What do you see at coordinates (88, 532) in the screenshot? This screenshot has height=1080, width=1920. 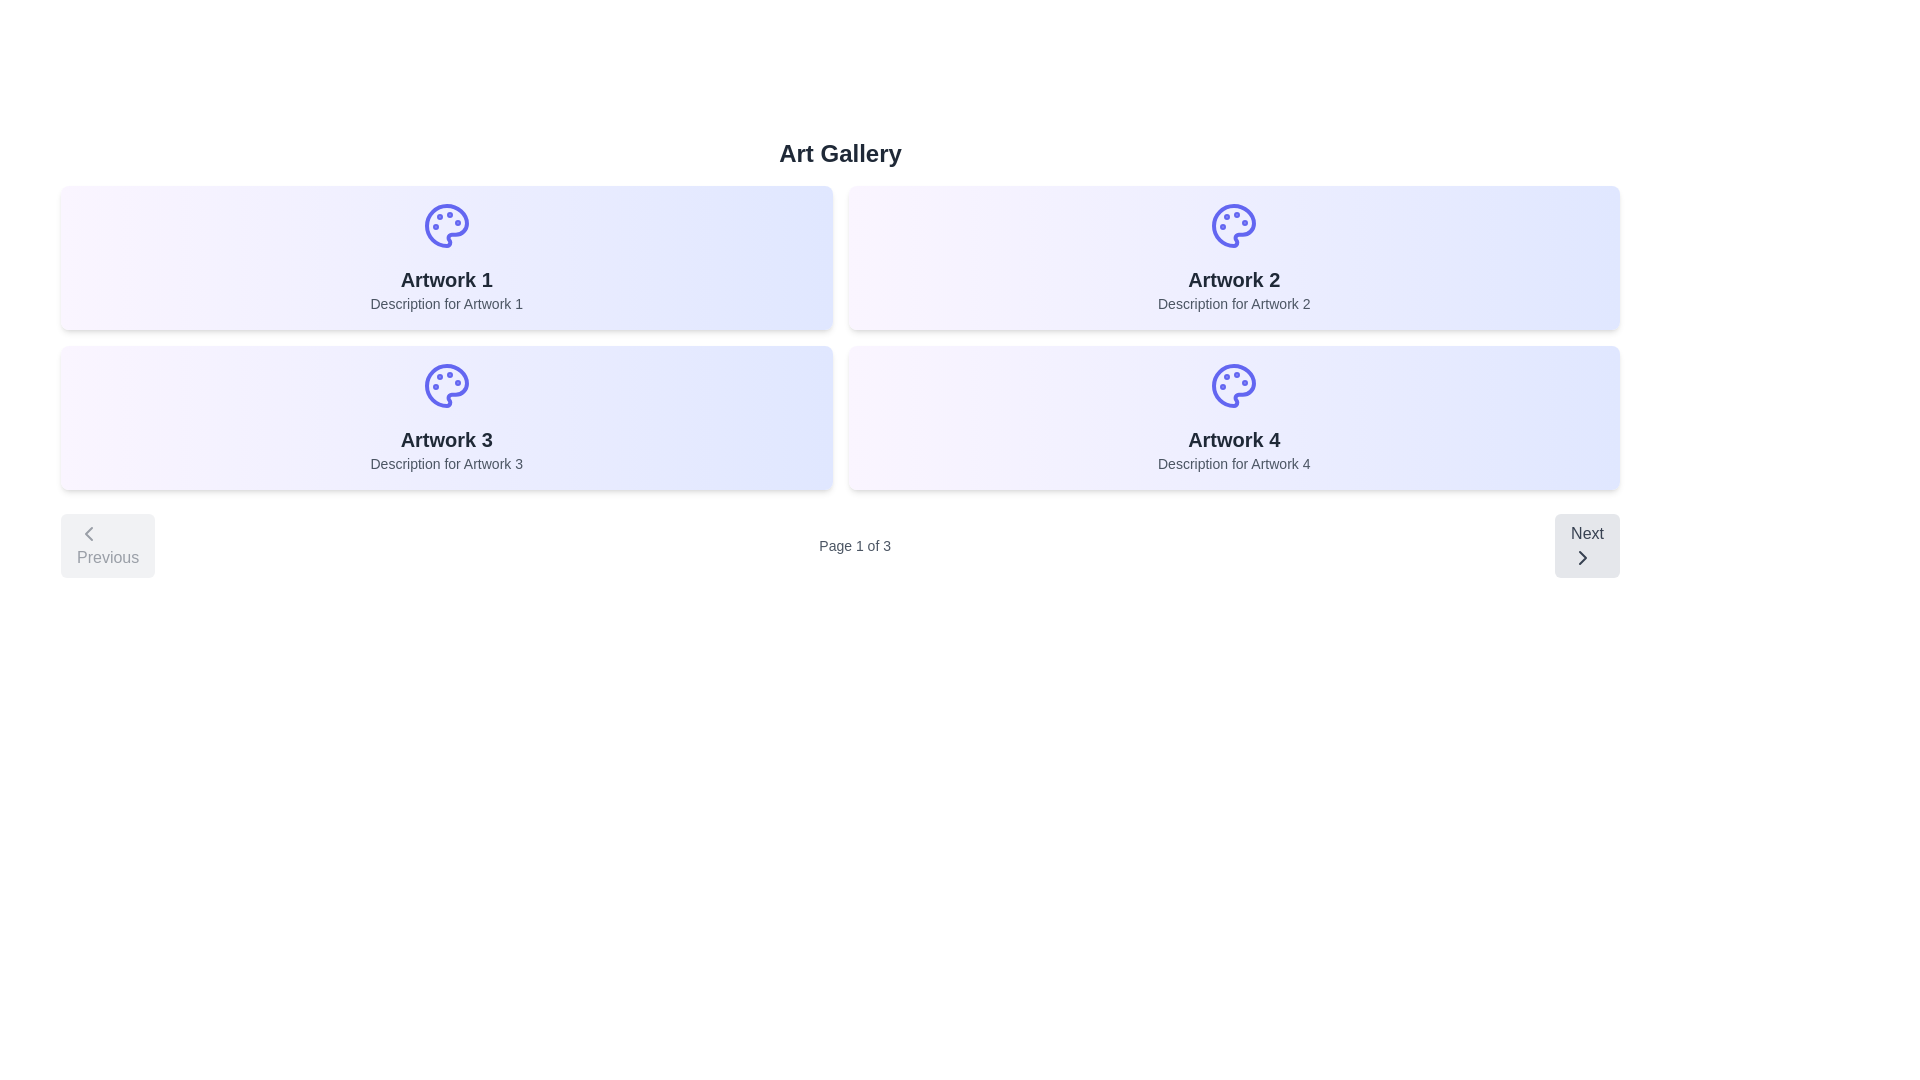 I see `the chevron-style left arrow icon located in the bottom-left corner of the interface` at bounding box center [88, 532].